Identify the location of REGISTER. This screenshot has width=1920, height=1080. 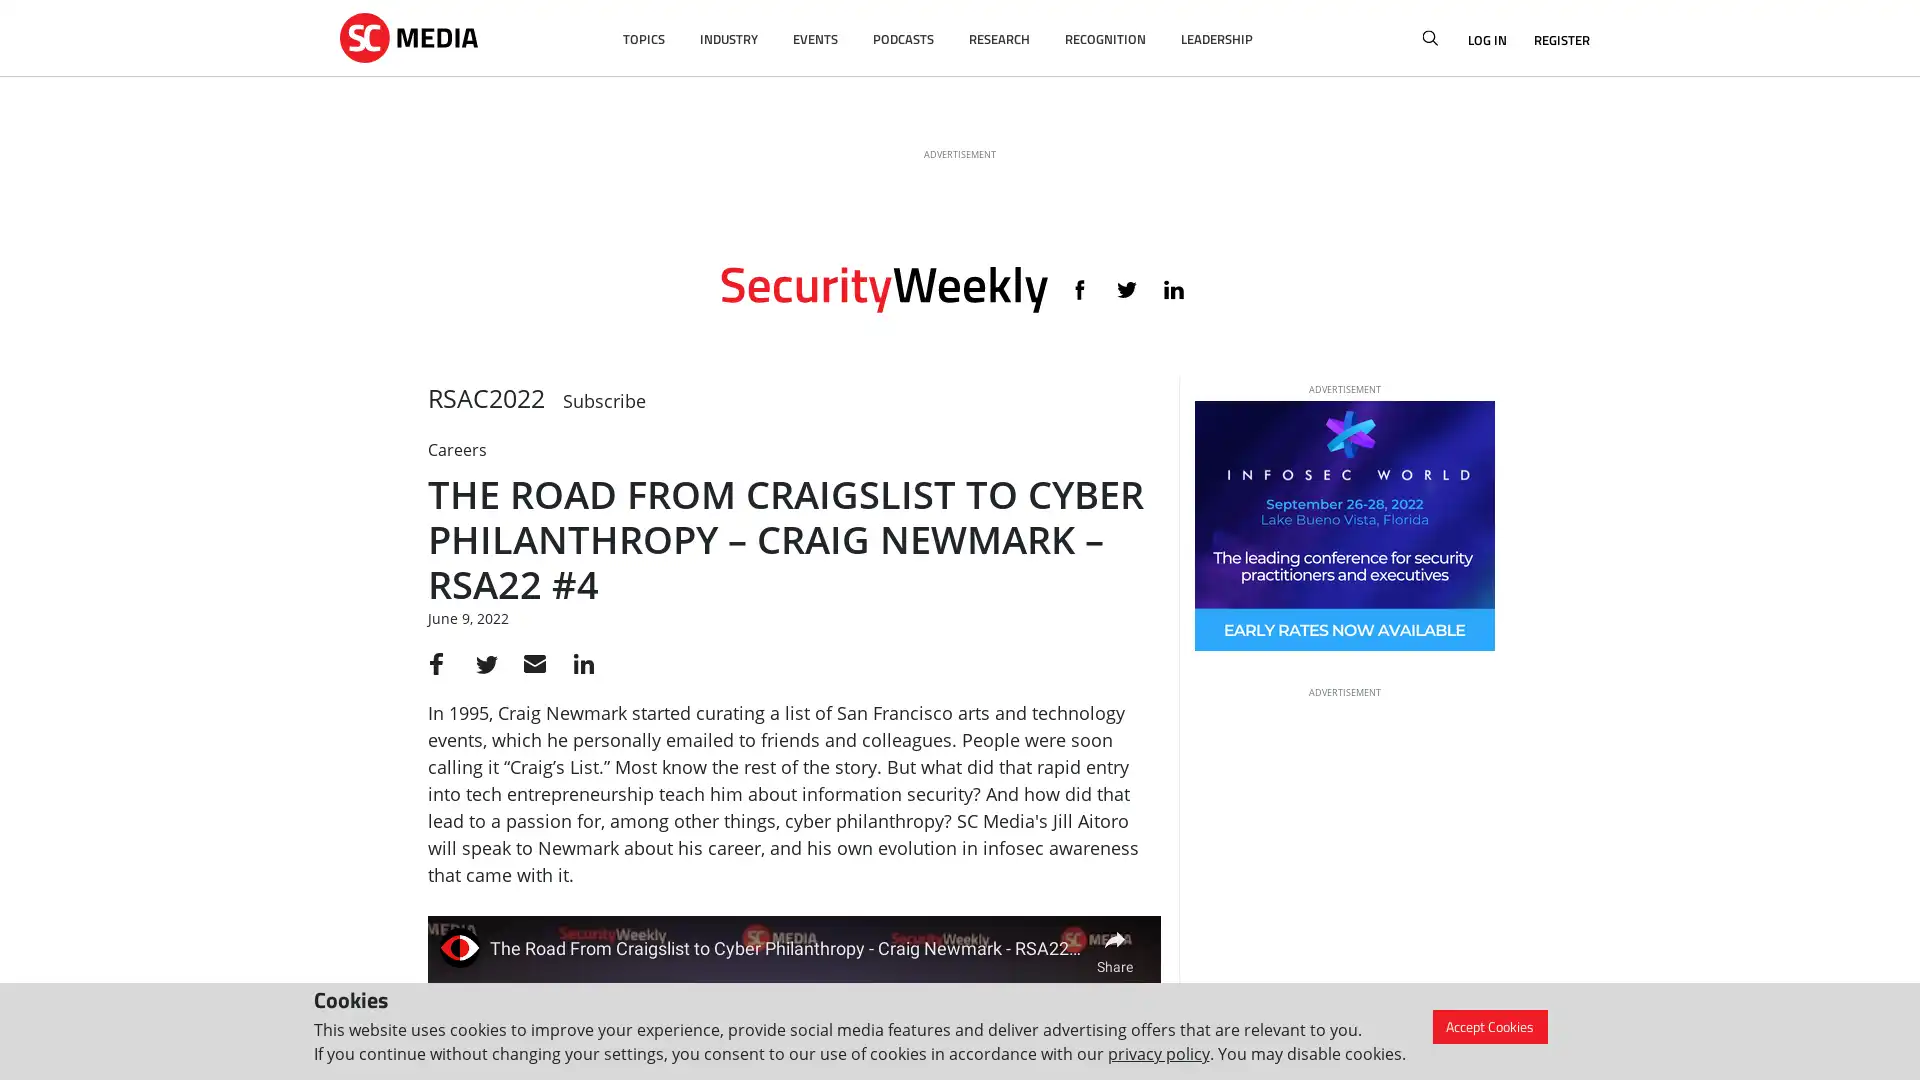
(1554, 39).